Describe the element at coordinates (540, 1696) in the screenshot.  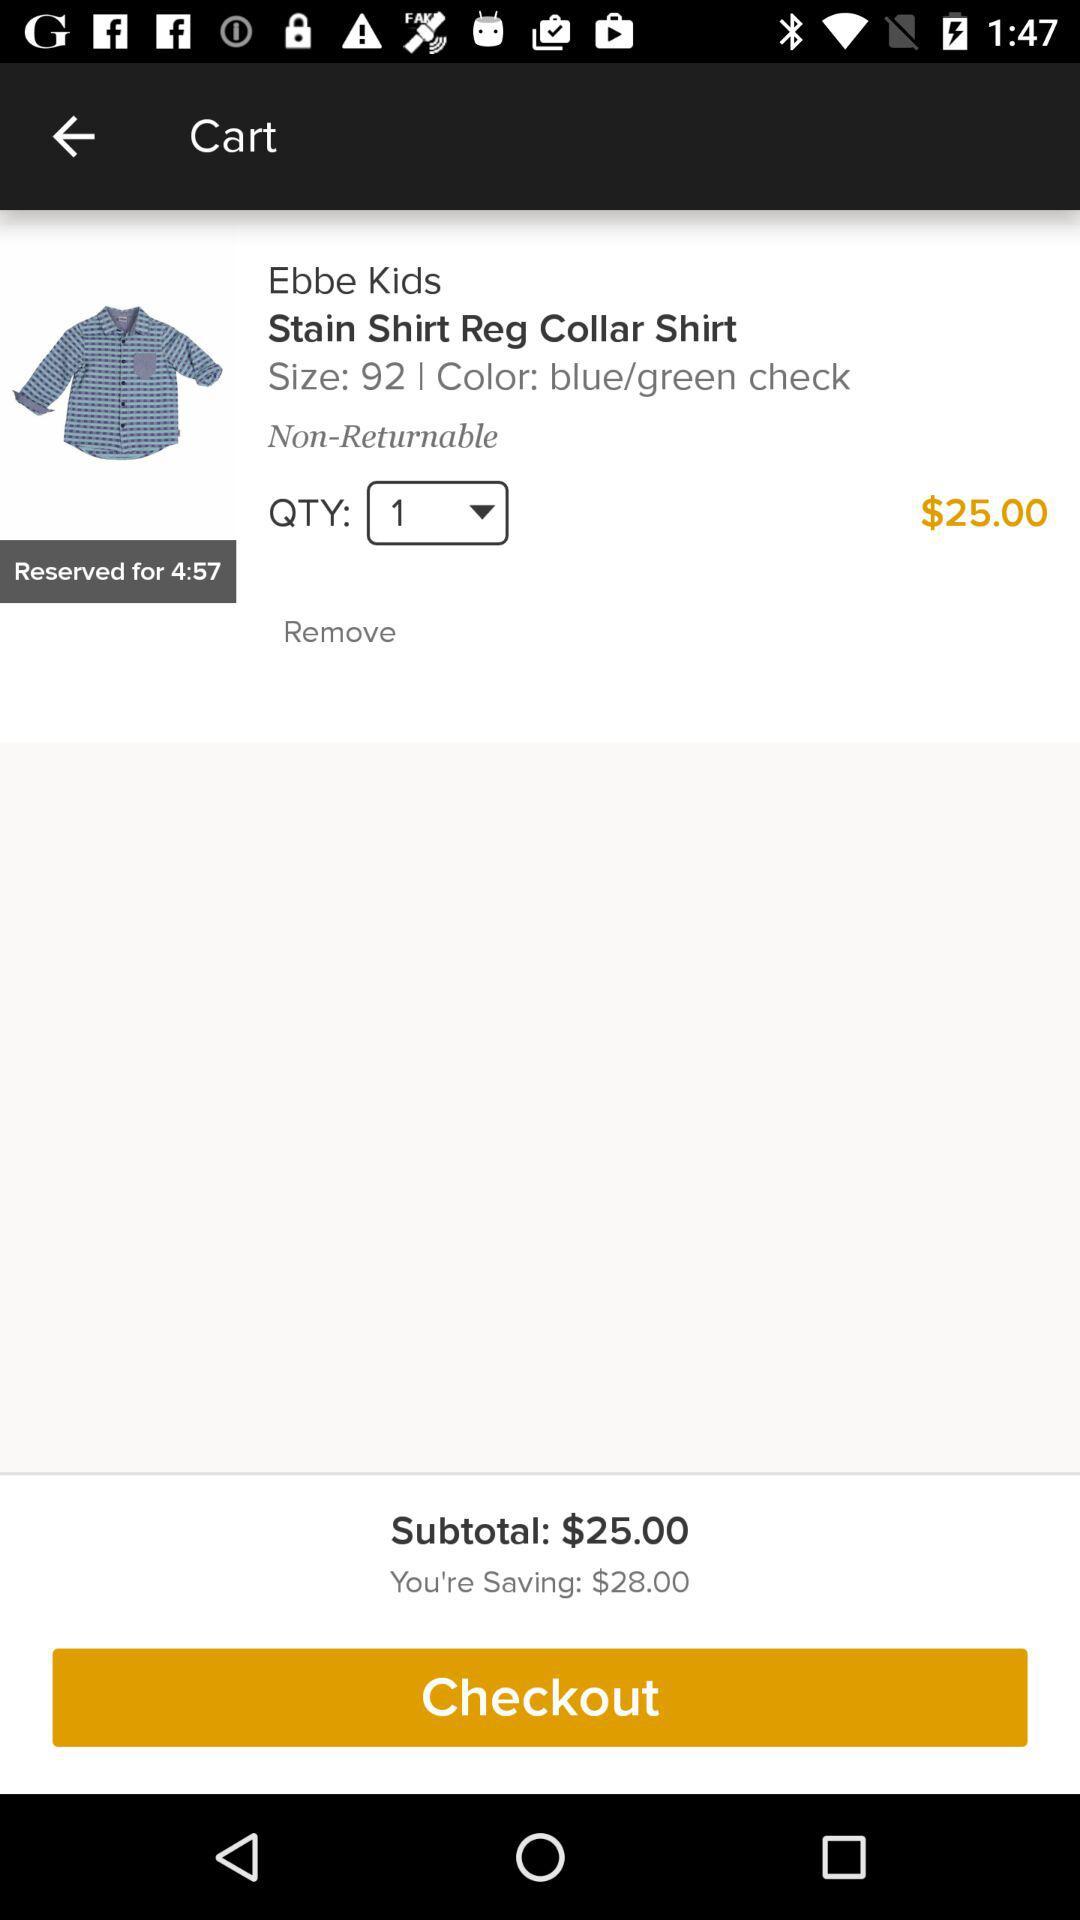
I see `the checkout item` at that location.